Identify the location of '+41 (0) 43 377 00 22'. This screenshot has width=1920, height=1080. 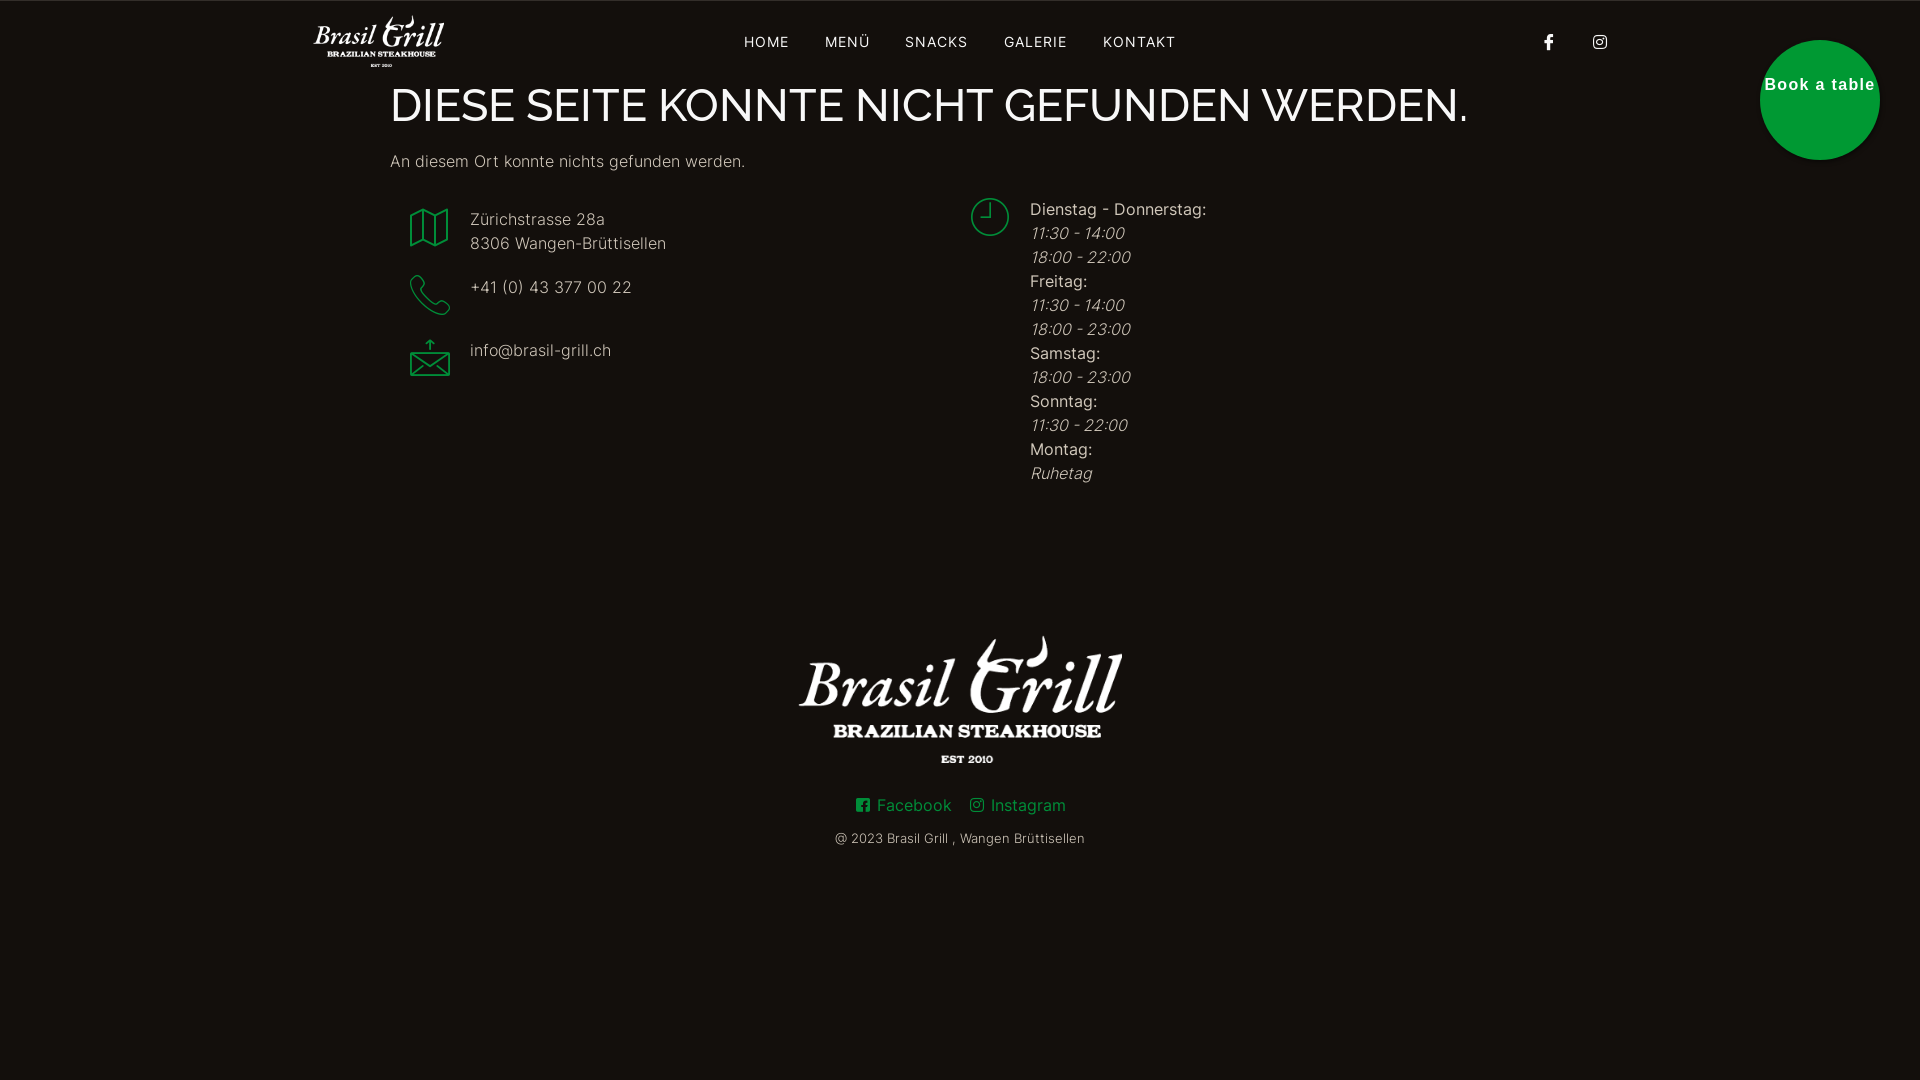
(521, 296).